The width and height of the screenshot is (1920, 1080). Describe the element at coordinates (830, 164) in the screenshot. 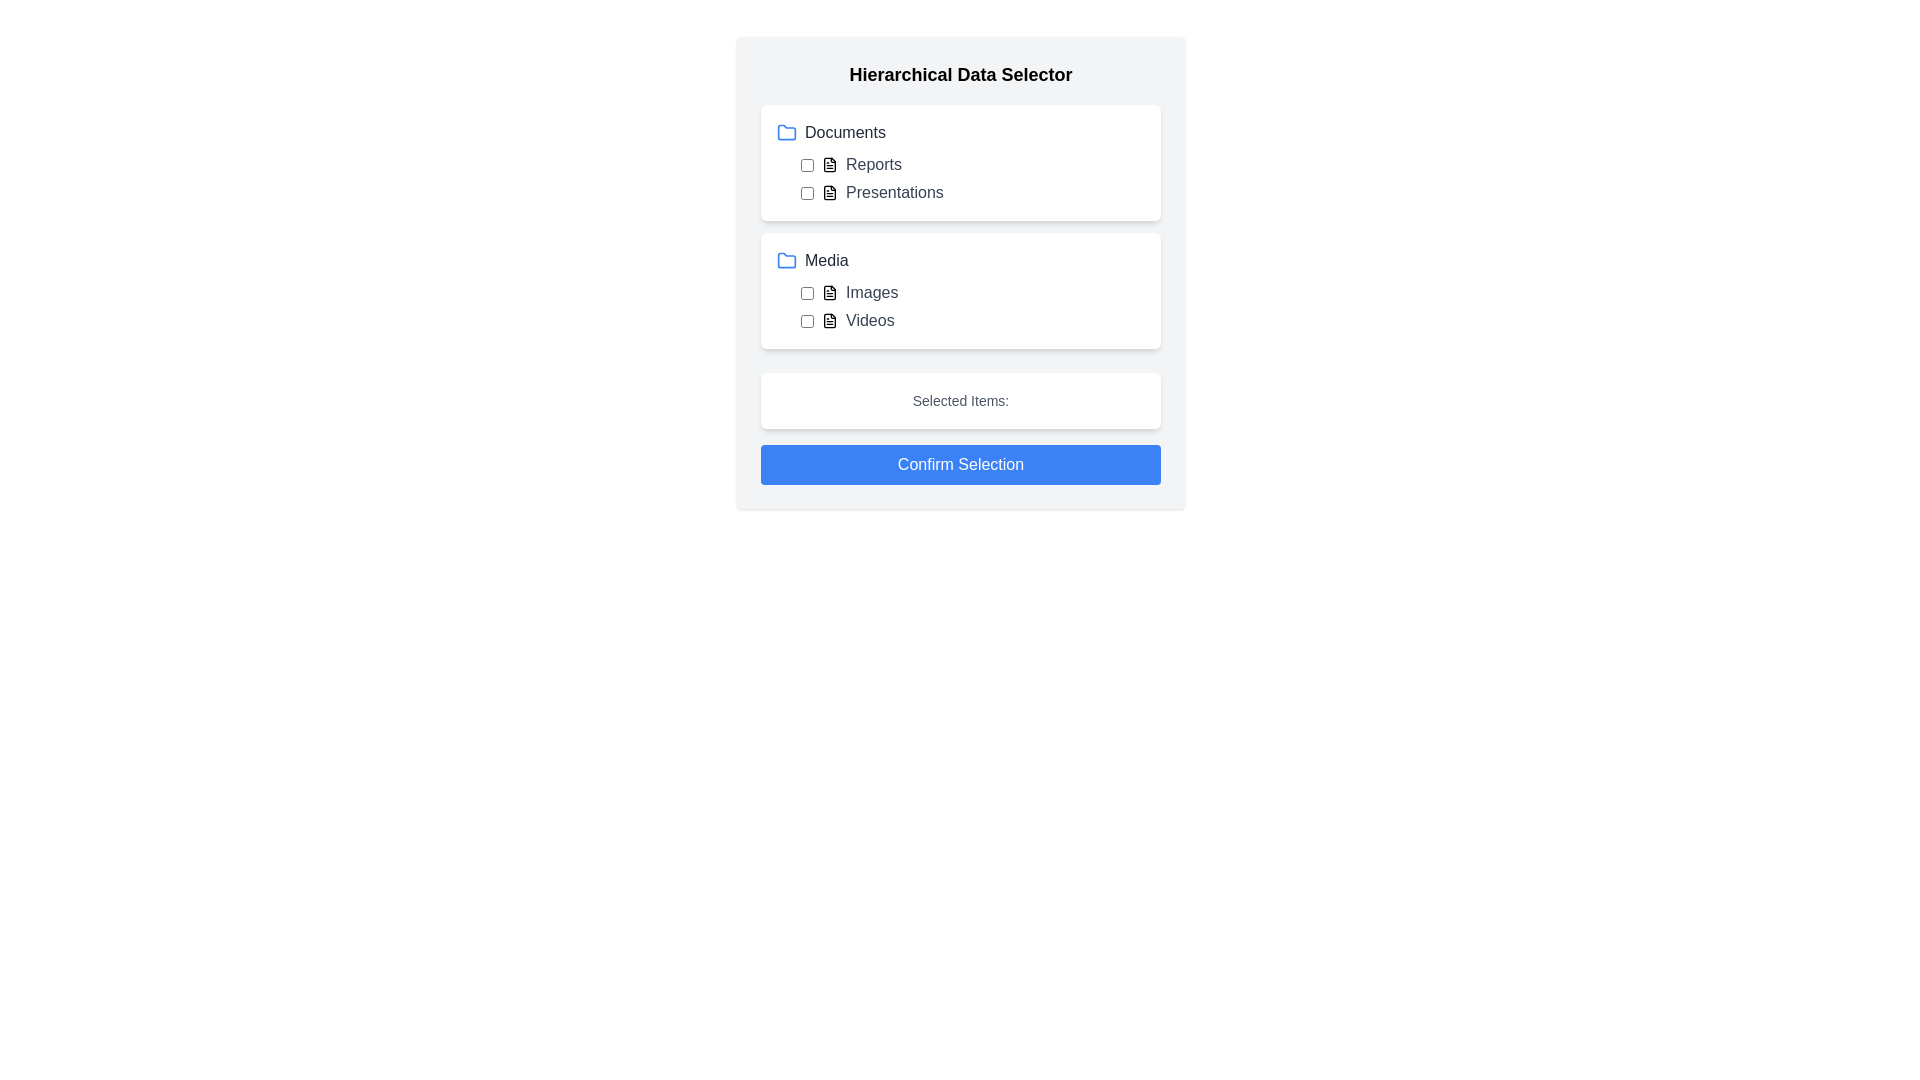

I see `the 'Reports' document icon located in the 'Documents' section, positioned left of the label 'Reports' and just right of the associated checkbox` at that location.